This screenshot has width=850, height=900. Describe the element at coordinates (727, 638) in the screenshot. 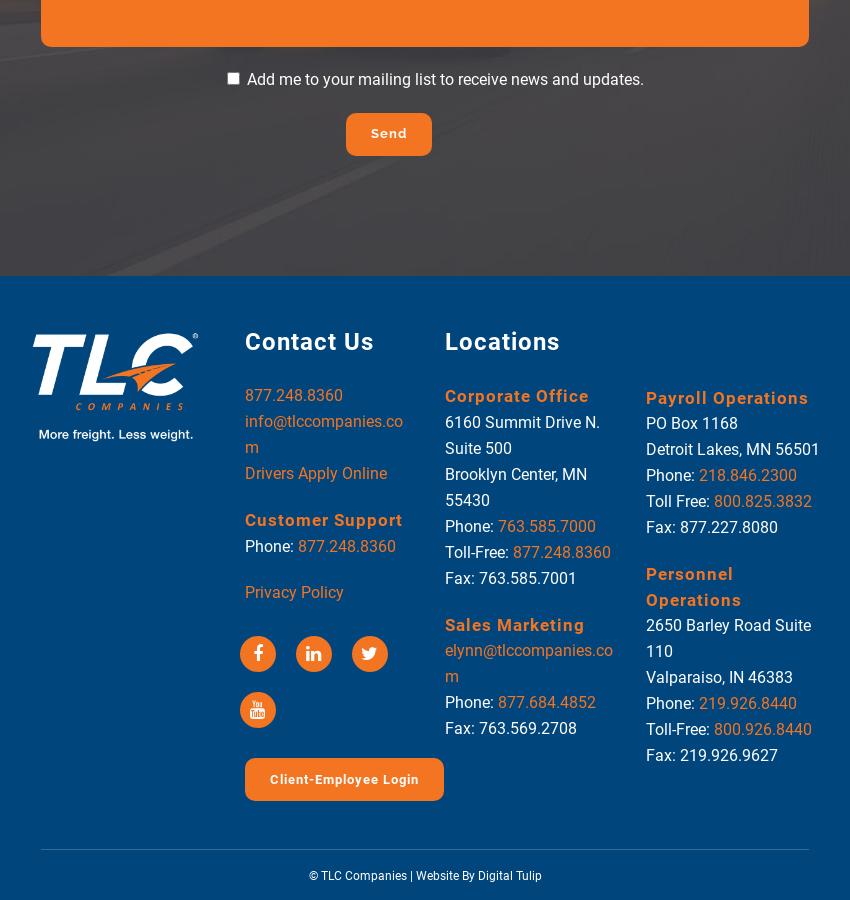

I see `'2650 Barley Road Suite 110'` at that location.